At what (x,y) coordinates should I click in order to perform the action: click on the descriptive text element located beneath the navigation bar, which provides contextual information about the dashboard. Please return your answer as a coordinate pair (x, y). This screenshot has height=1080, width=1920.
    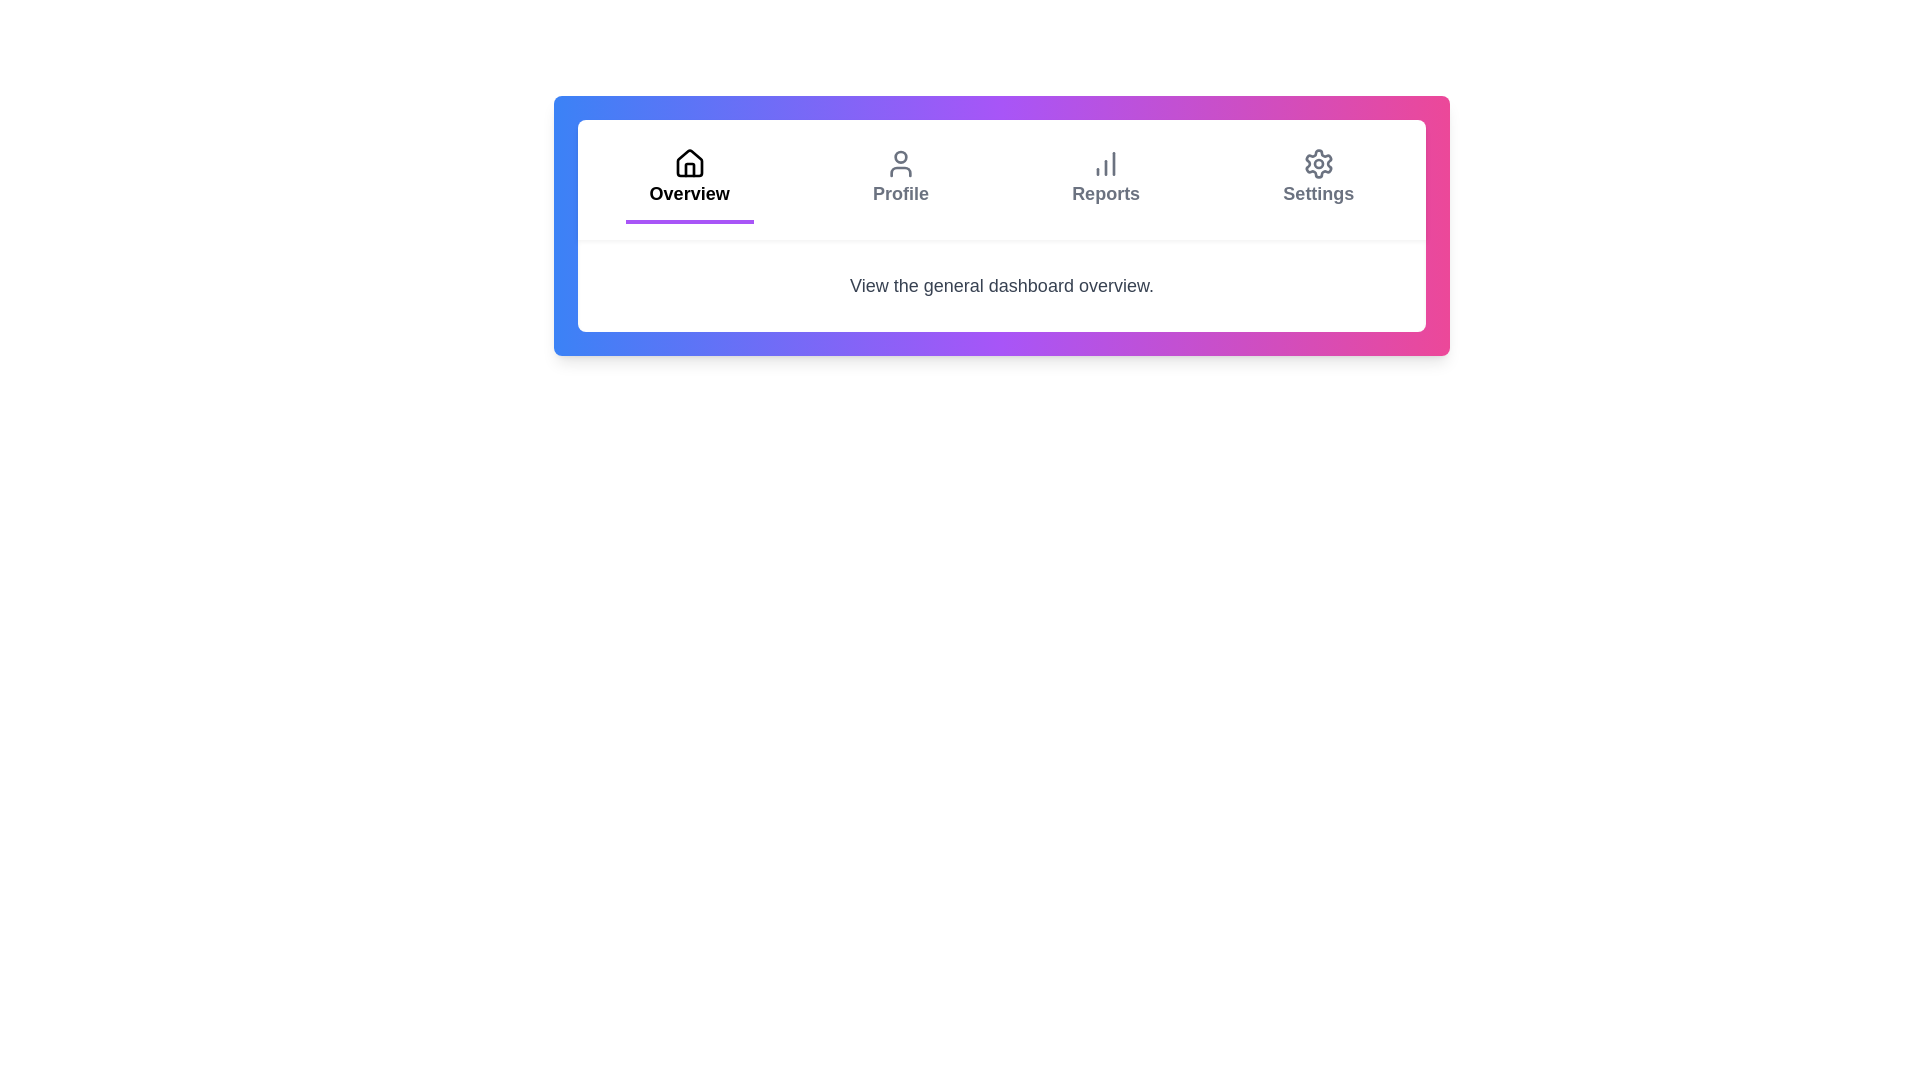
    Looking at the image, I should click on (1002, 285).